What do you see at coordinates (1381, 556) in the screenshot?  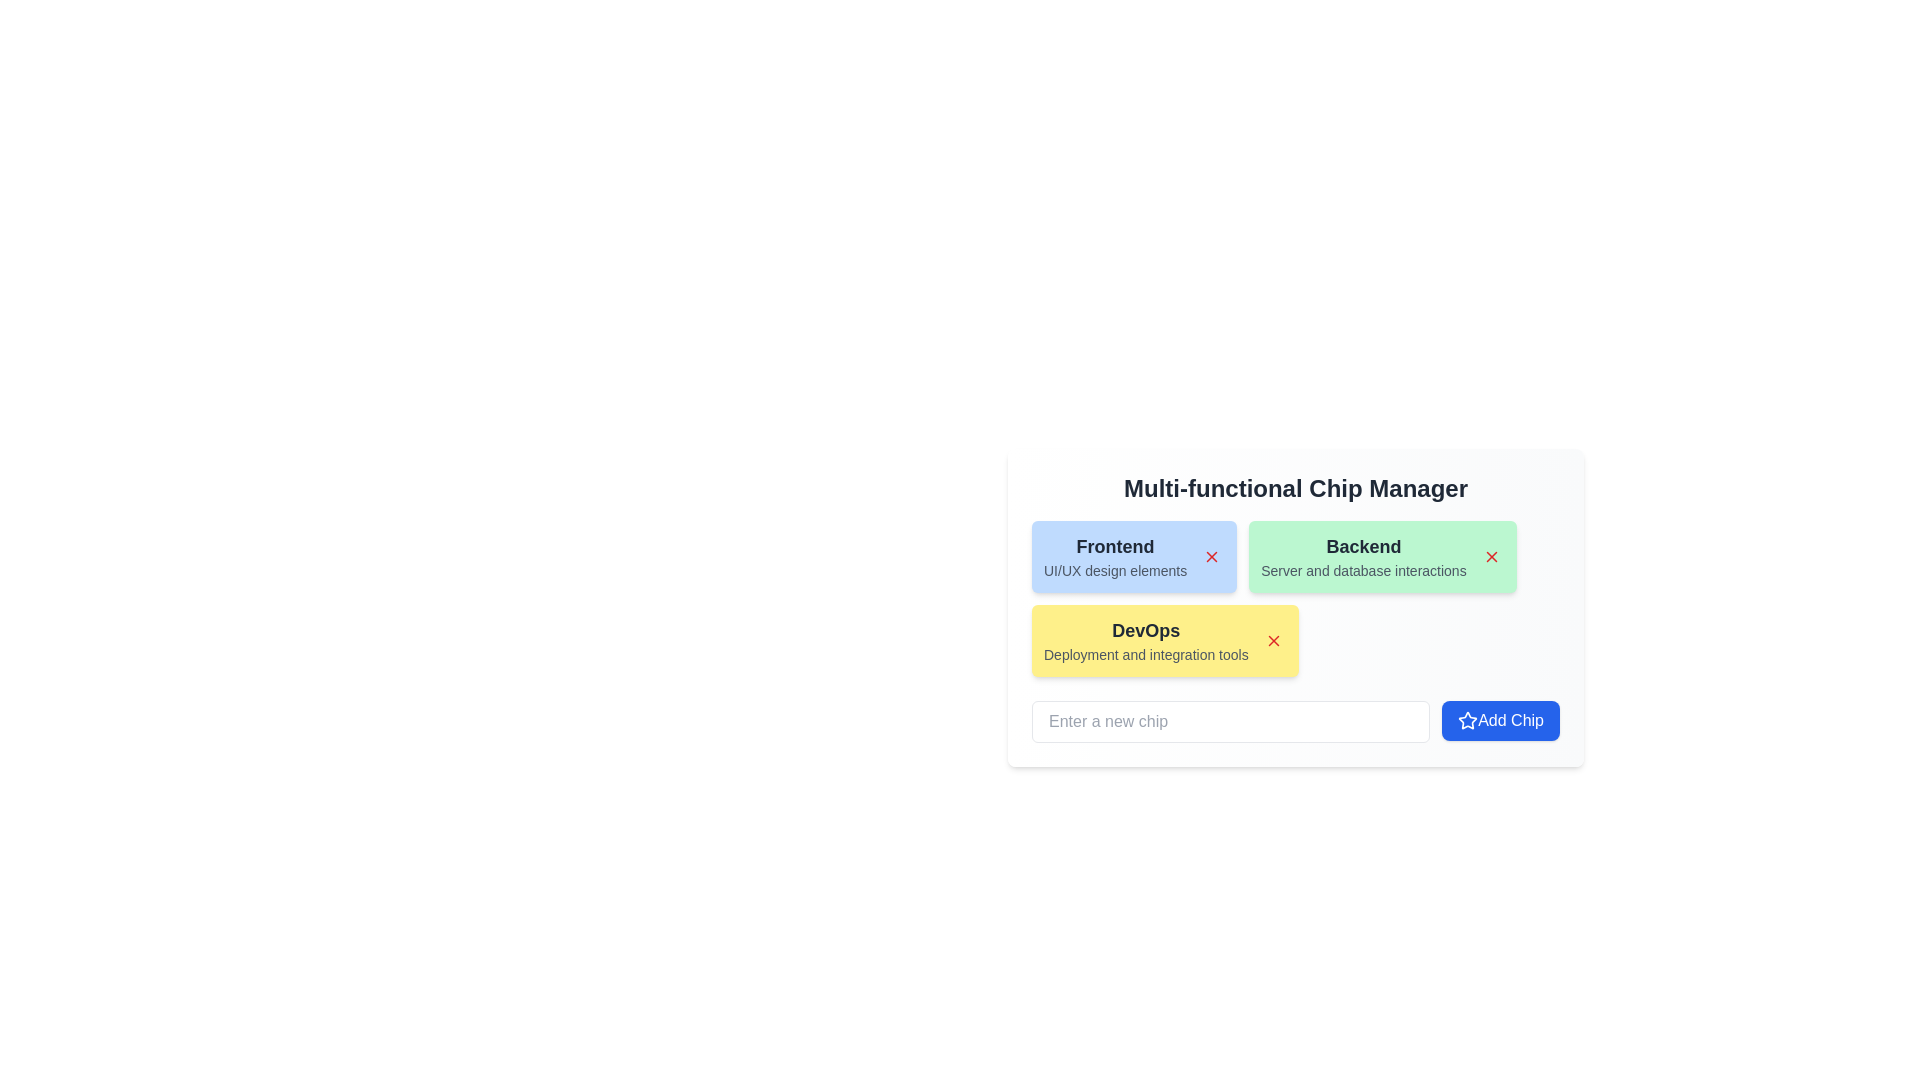 I see `the 'X' icon on the second card in the Multi-functional Chip Manager` at bounding box center [1381, 556].